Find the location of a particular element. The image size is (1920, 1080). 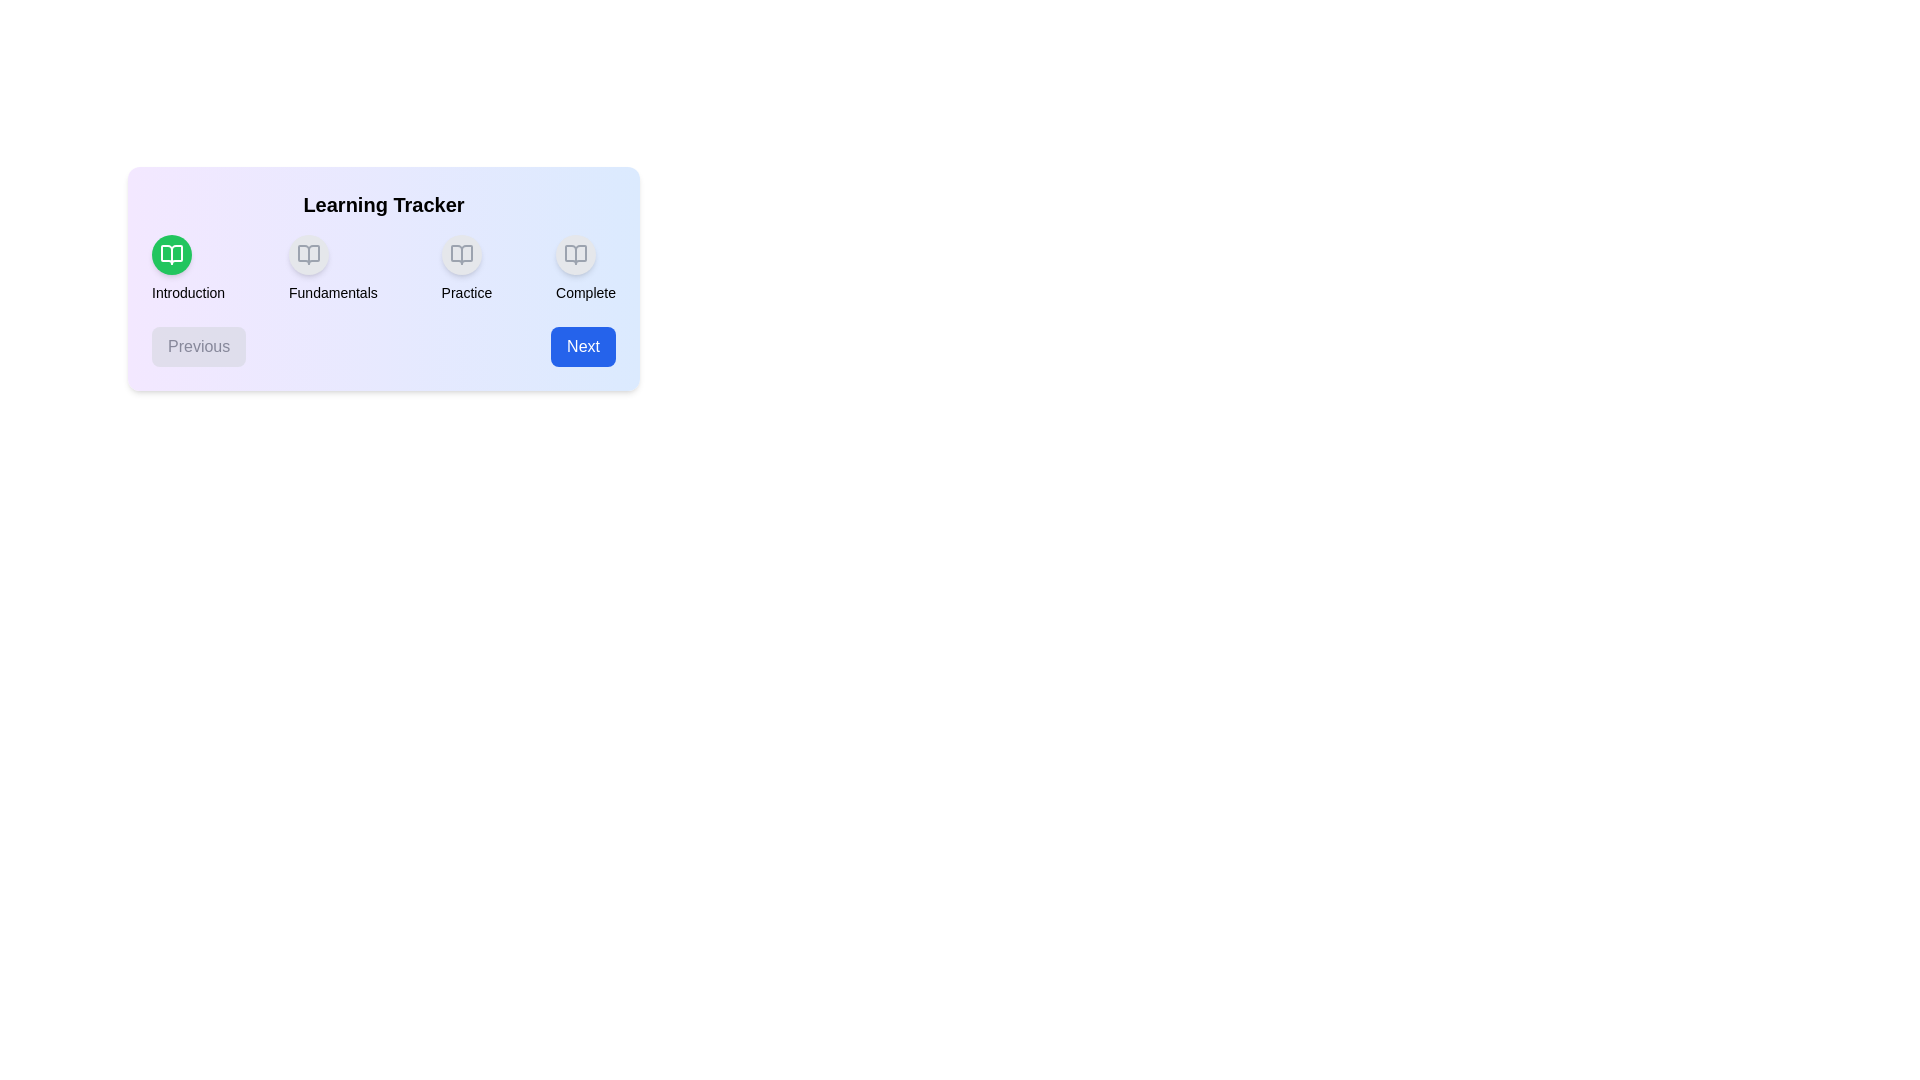

the 'Complete' text label, which is the fourth stage label in the 'Learning Tracker' header, located below a circular icon and to the right of 'Practice' is located at coordinates (584, 293).